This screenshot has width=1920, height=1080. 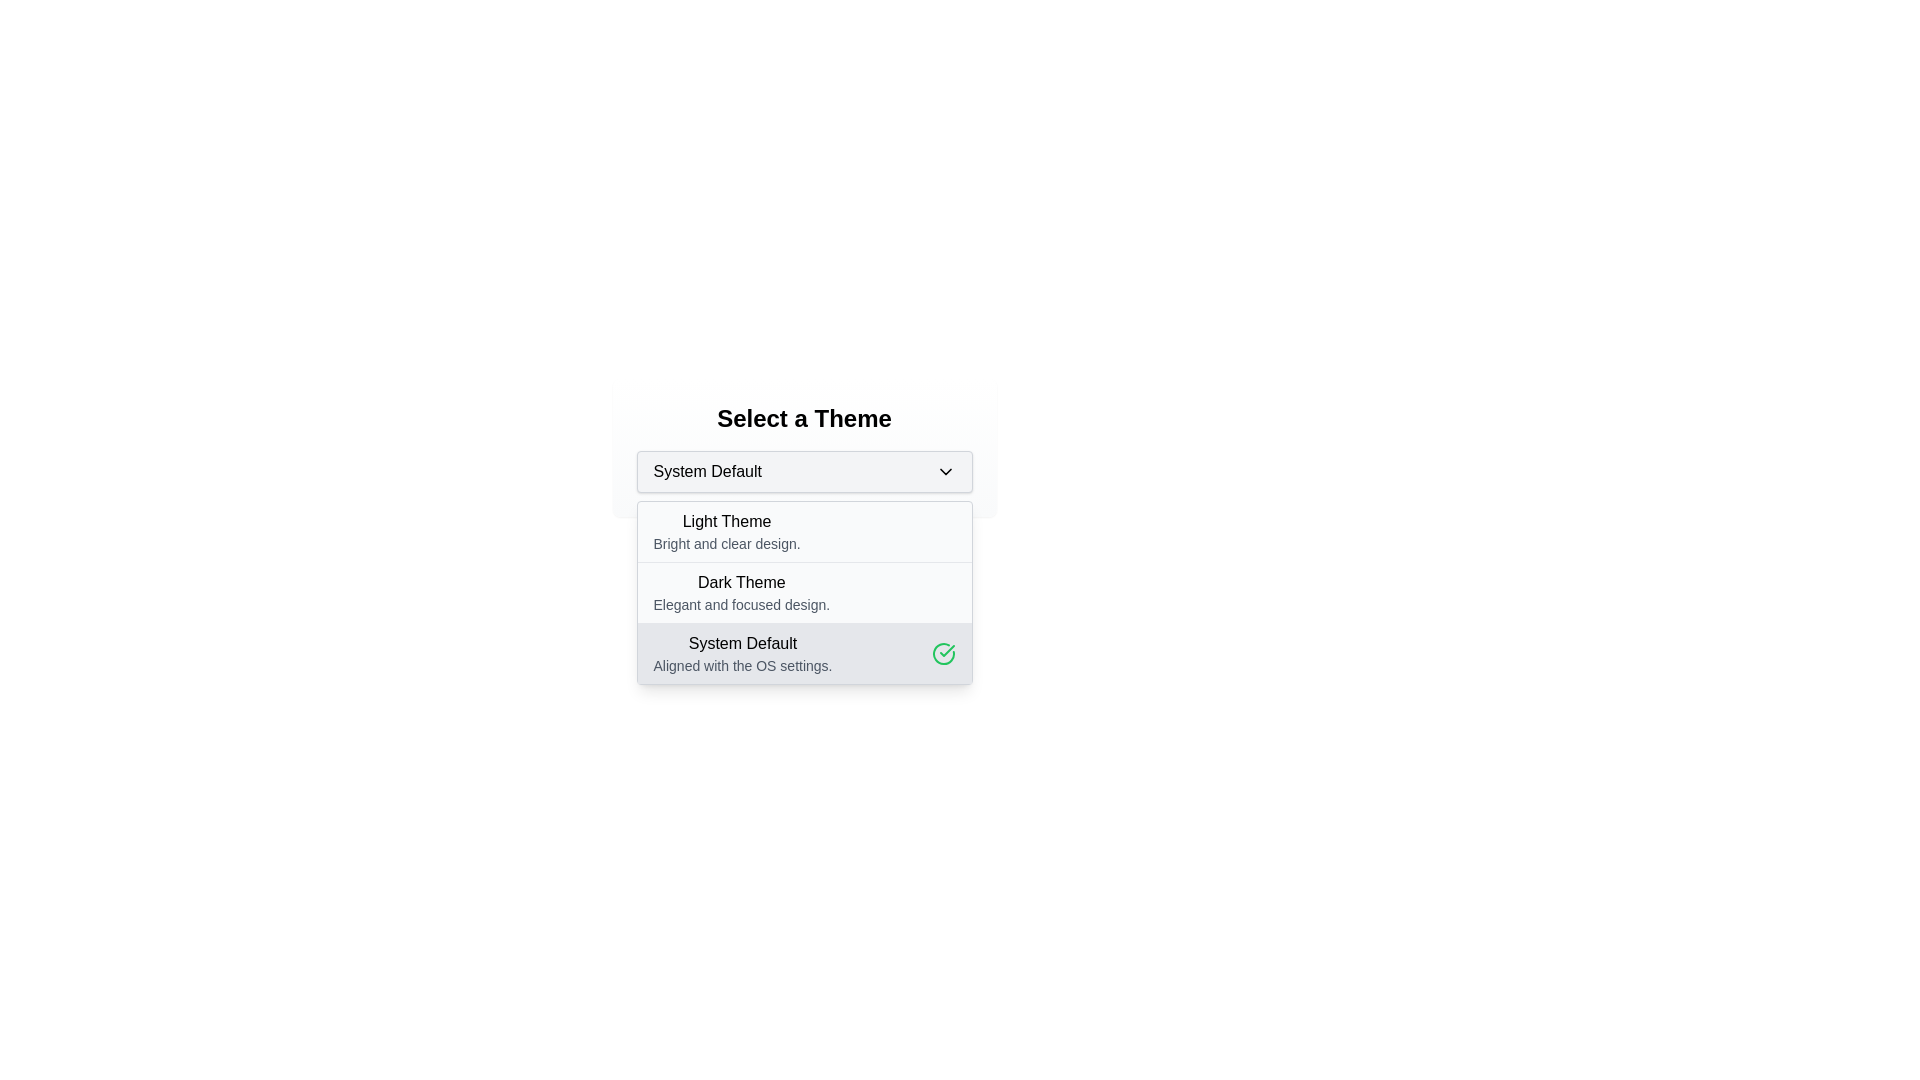 I want to click on the Text Label that indicates the currently selected theme option in the dropdown list, located in the top-middle section of the UI, adjacent to the down-facing chevron icon, so click(x=707, y=471).